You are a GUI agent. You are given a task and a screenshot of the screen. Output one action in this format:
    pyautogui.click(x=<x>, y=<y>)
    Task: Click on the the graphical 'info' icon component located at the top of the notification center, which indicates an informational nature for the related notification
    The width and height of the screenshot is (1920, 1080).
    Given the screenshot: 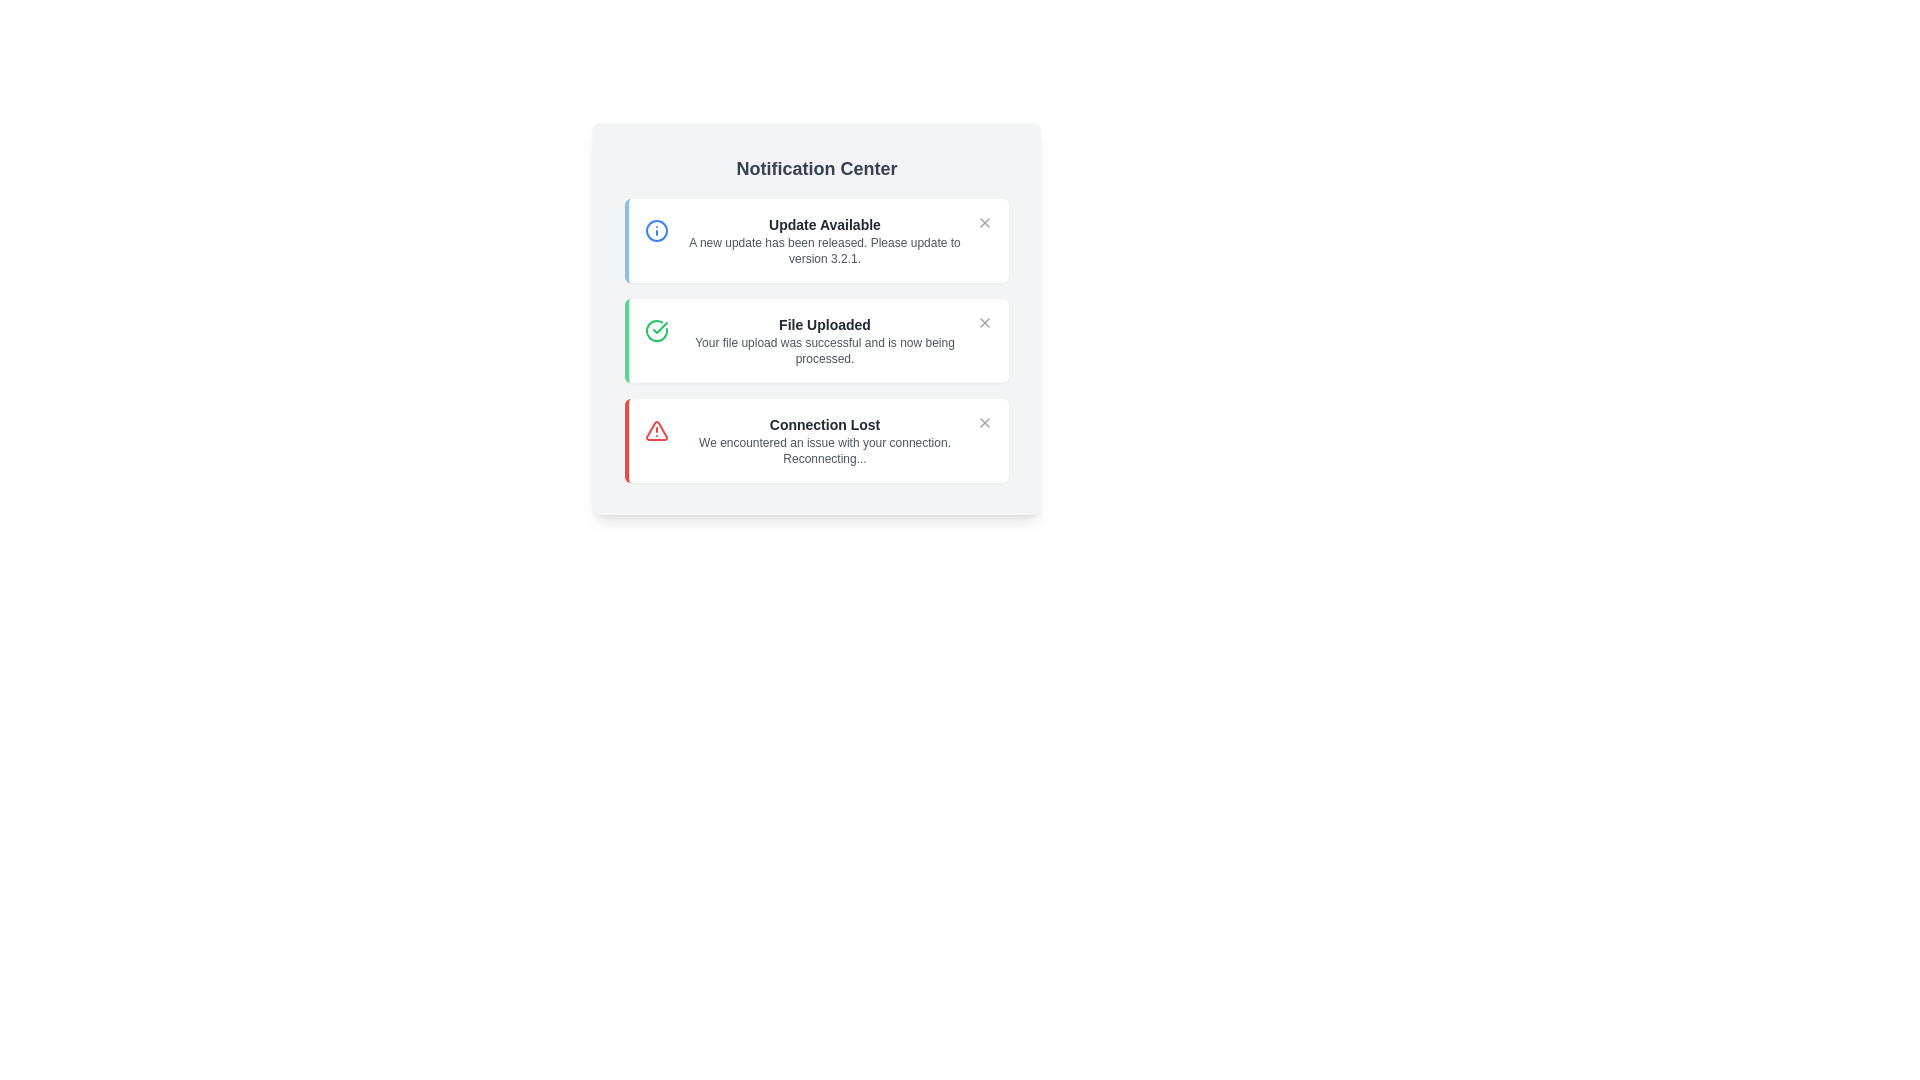 What is the action you would take?
    pyautogui.click(x=657, y=230)
    